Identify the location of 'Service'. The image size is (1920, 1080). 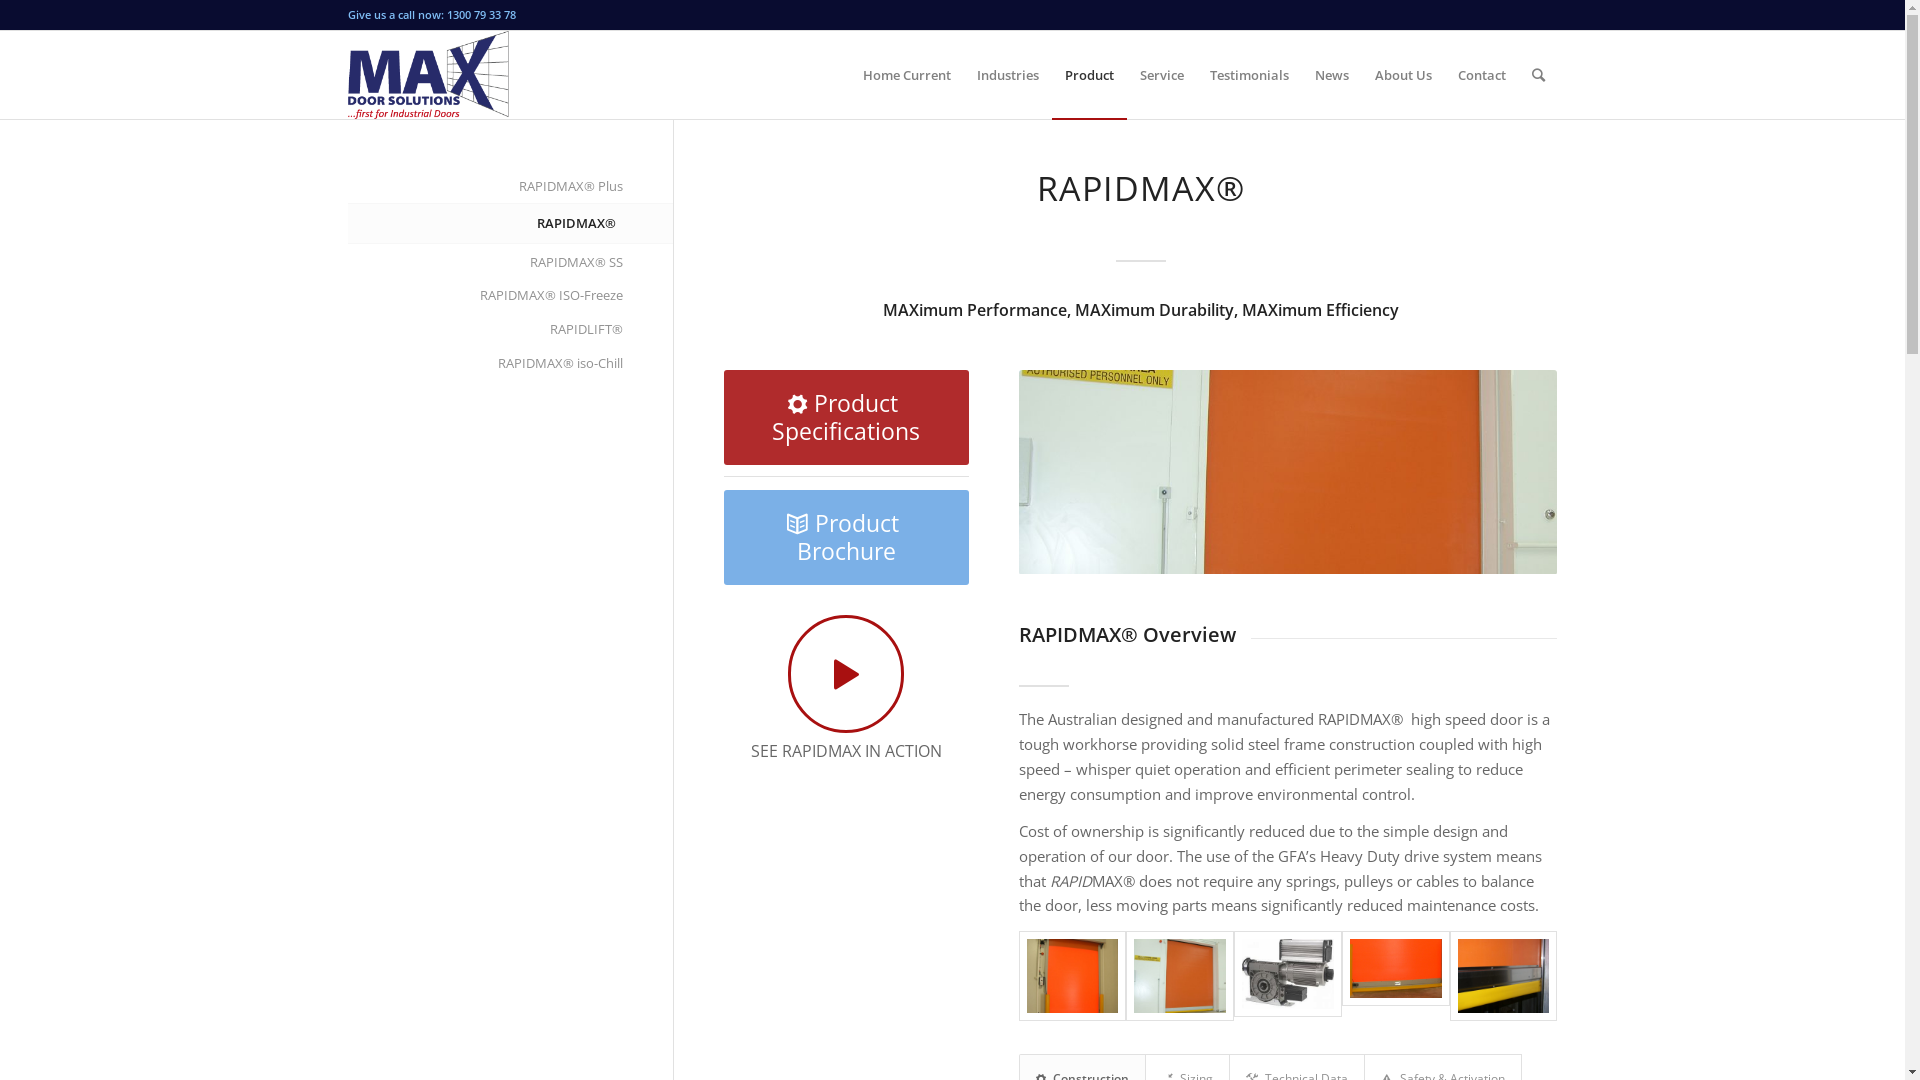
(1161, 73).